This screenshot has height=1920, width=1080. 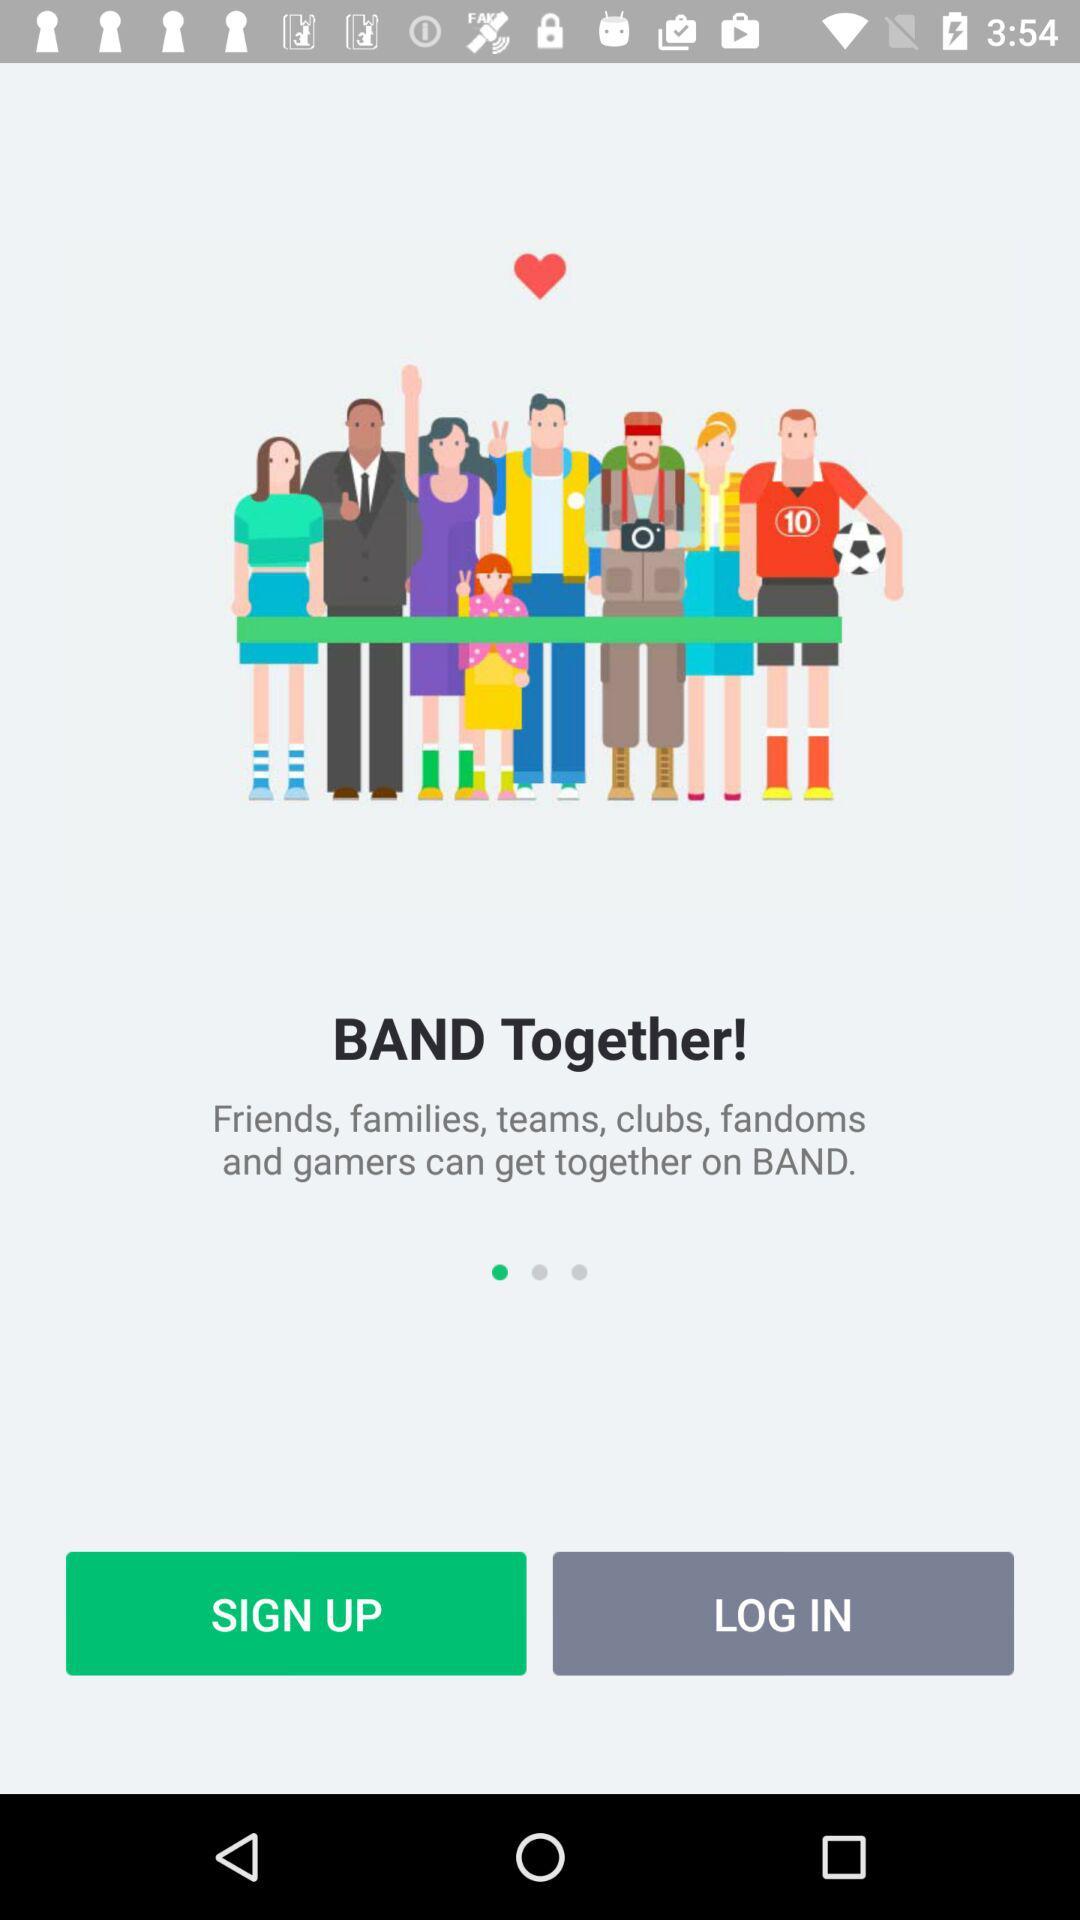 I want to click on icon to the left of the log in, so click(x=296, y=1613).